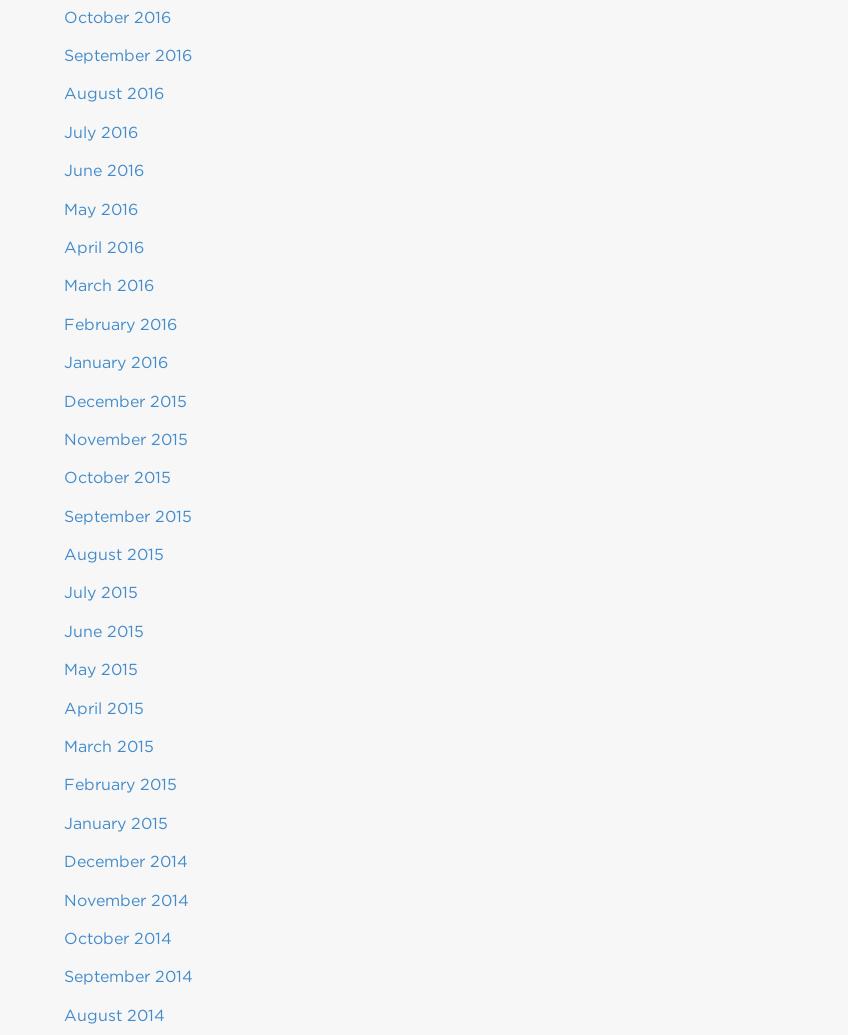 Image resolution: width=848 pixels, height=1035 pixels. I want to click on 'December 2014', so click(125, 860).